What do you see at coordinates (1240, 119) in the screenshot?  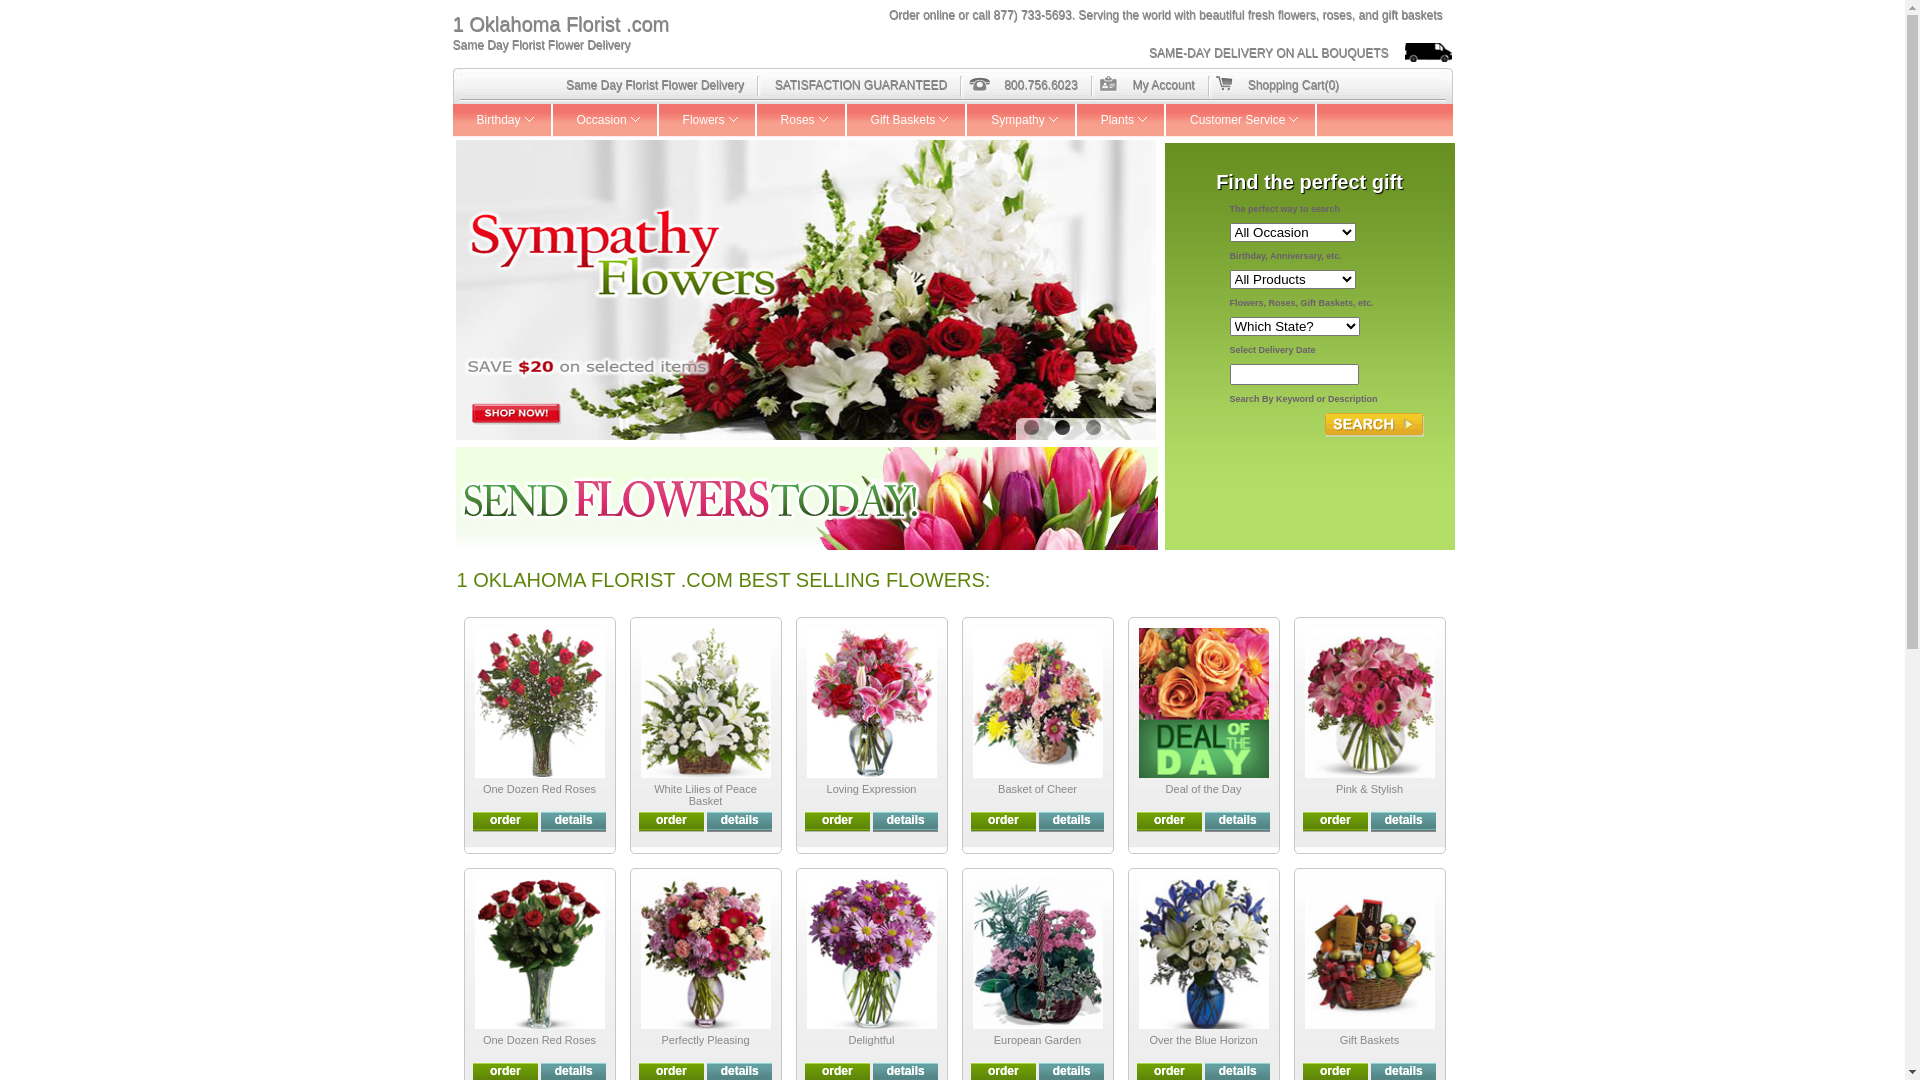 I see `'Customer Service'` at bounding box center [1240, 119].